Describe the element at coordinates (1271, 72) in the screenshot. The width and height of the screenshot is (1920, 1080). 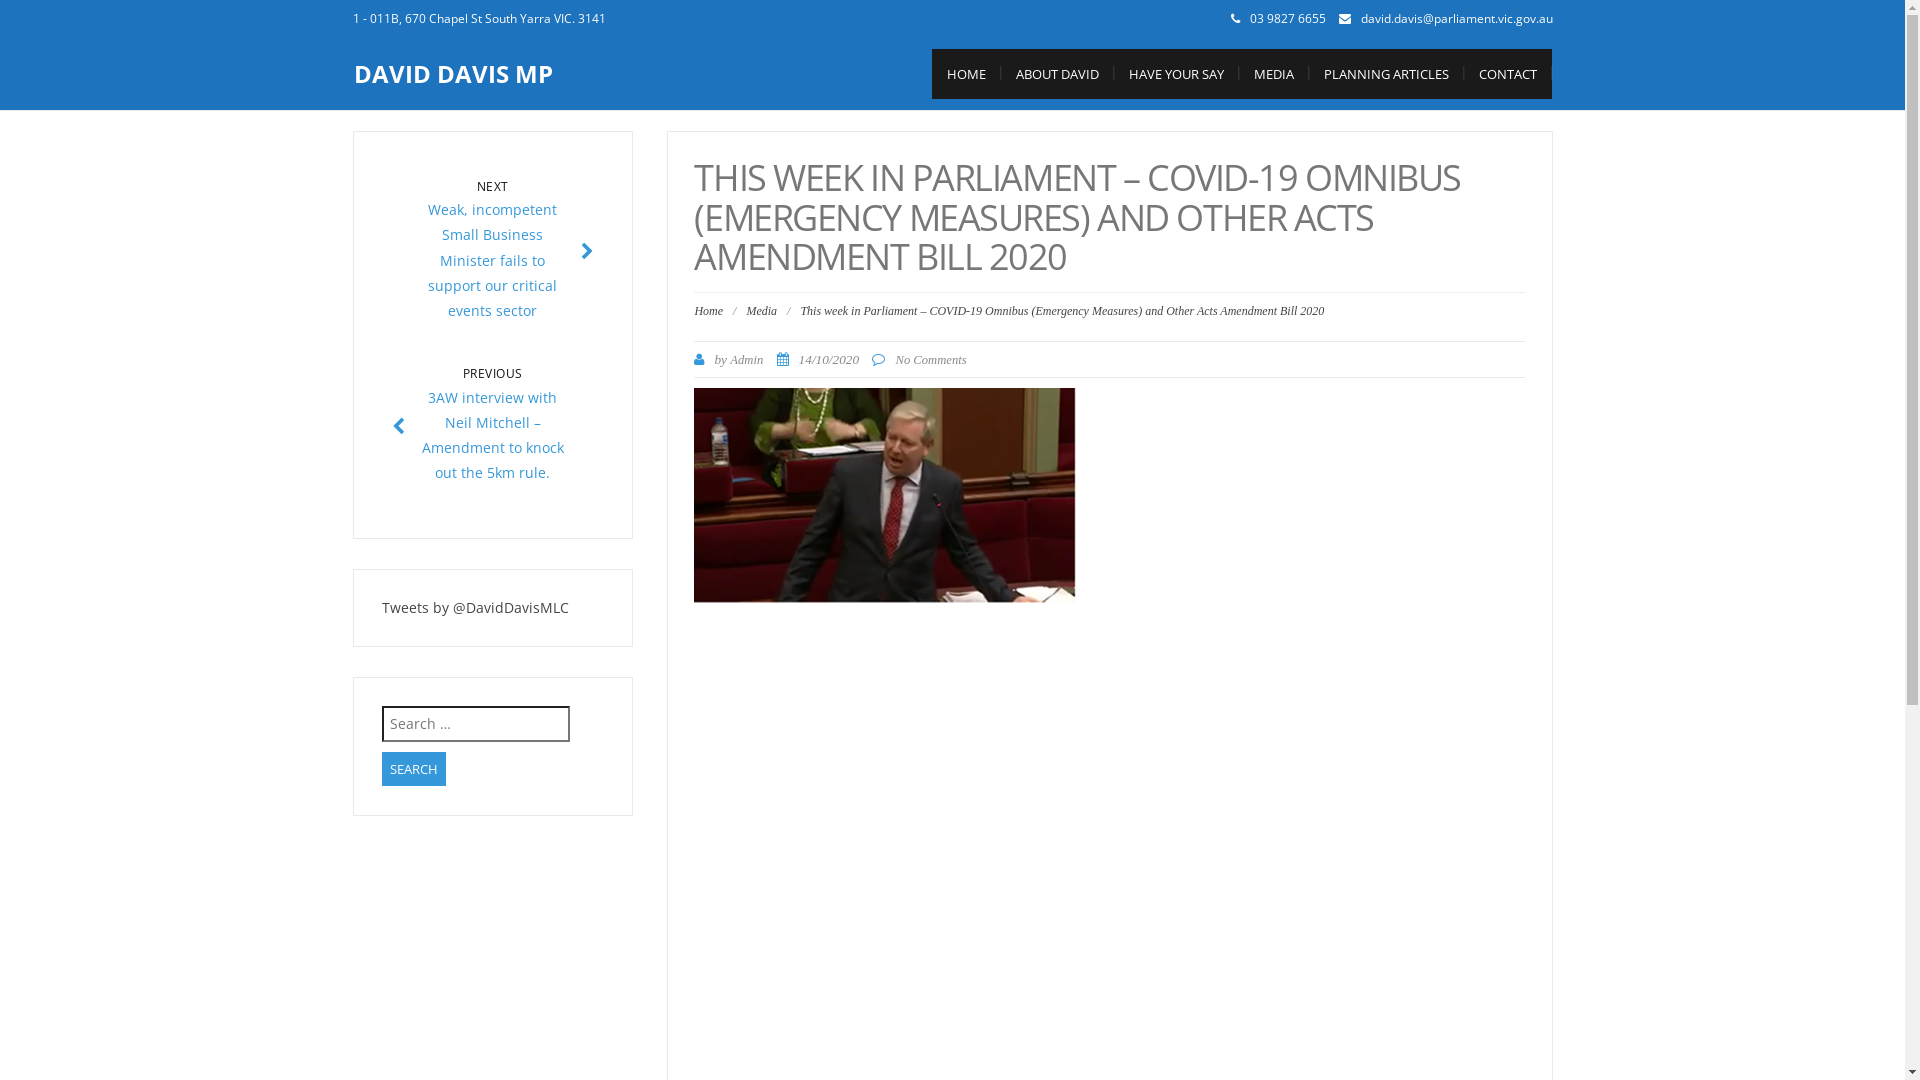
I see `'MEDIA'` at that location.